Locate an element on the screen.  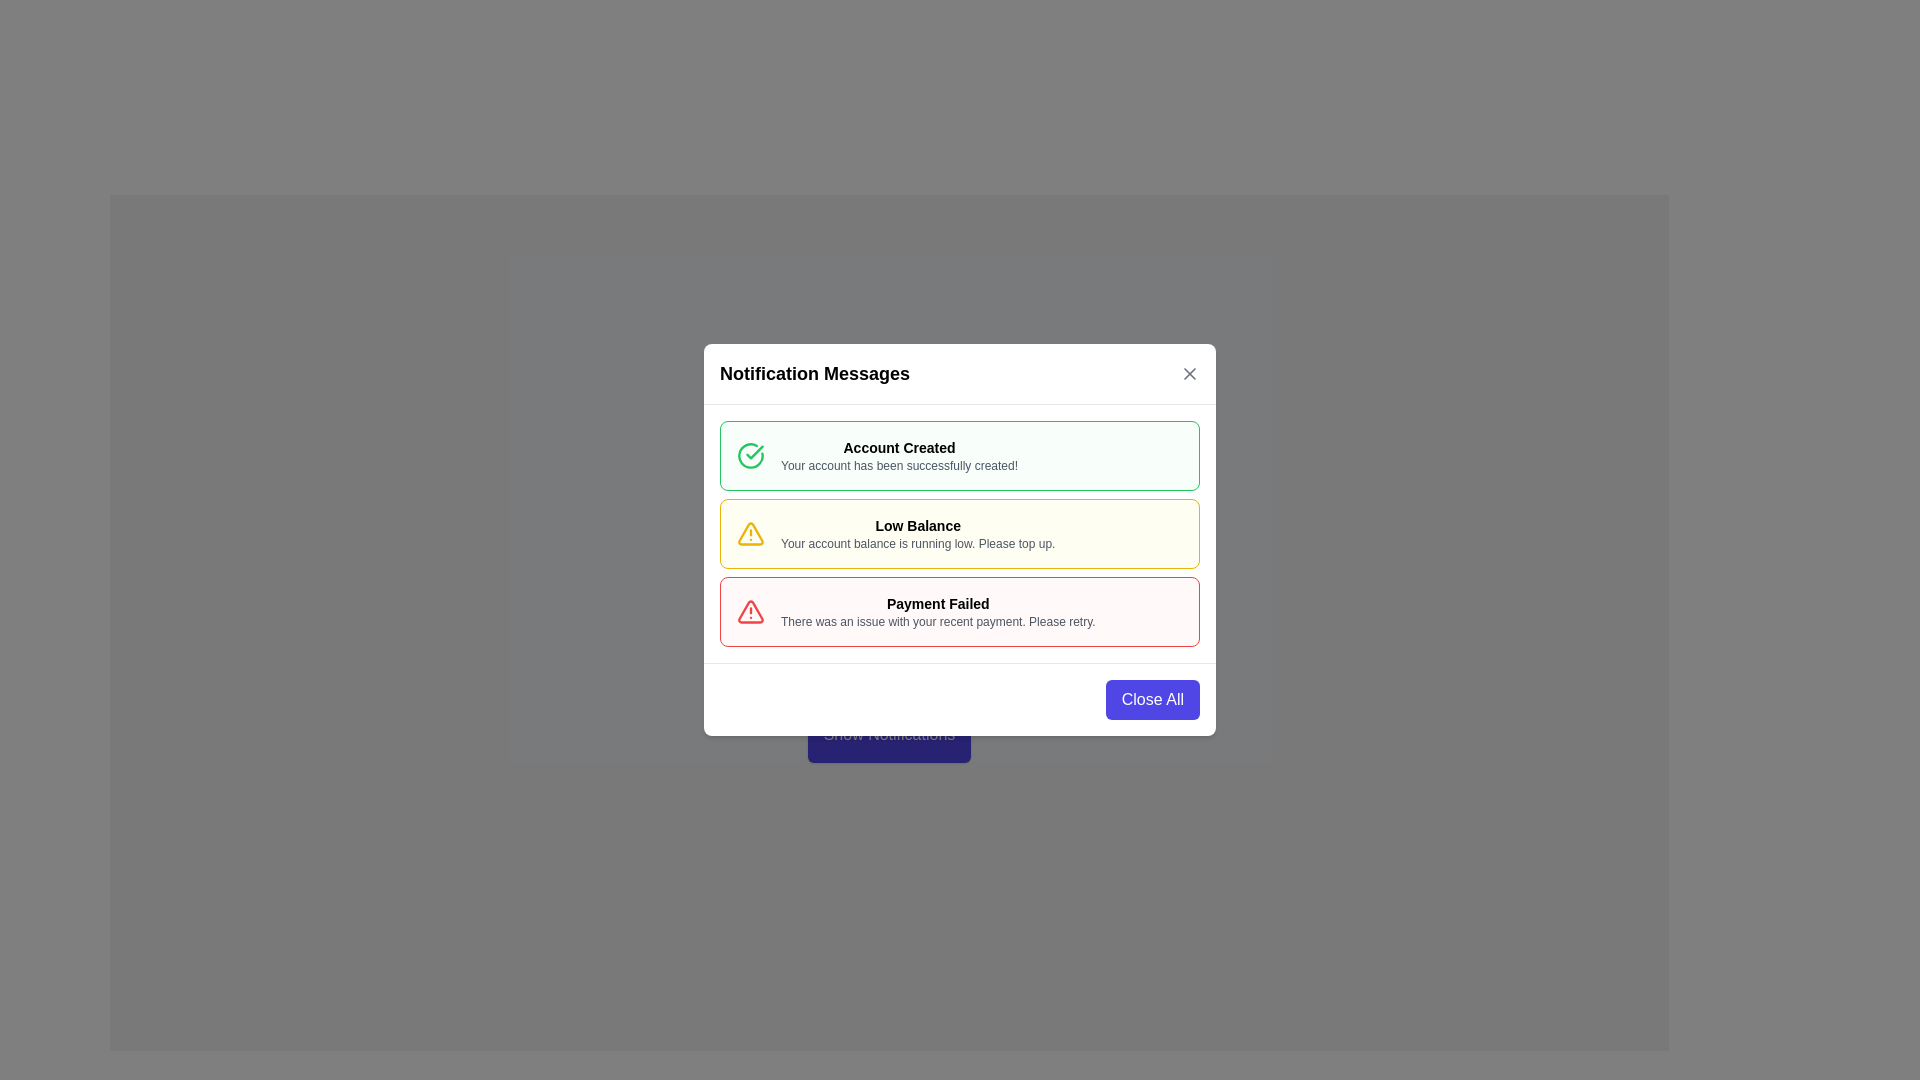
the confirmation message text label that indicates successful account creation, located below the 'Account Created' title in the first notification box of the modal dialog is located at coordinates (898, 466).